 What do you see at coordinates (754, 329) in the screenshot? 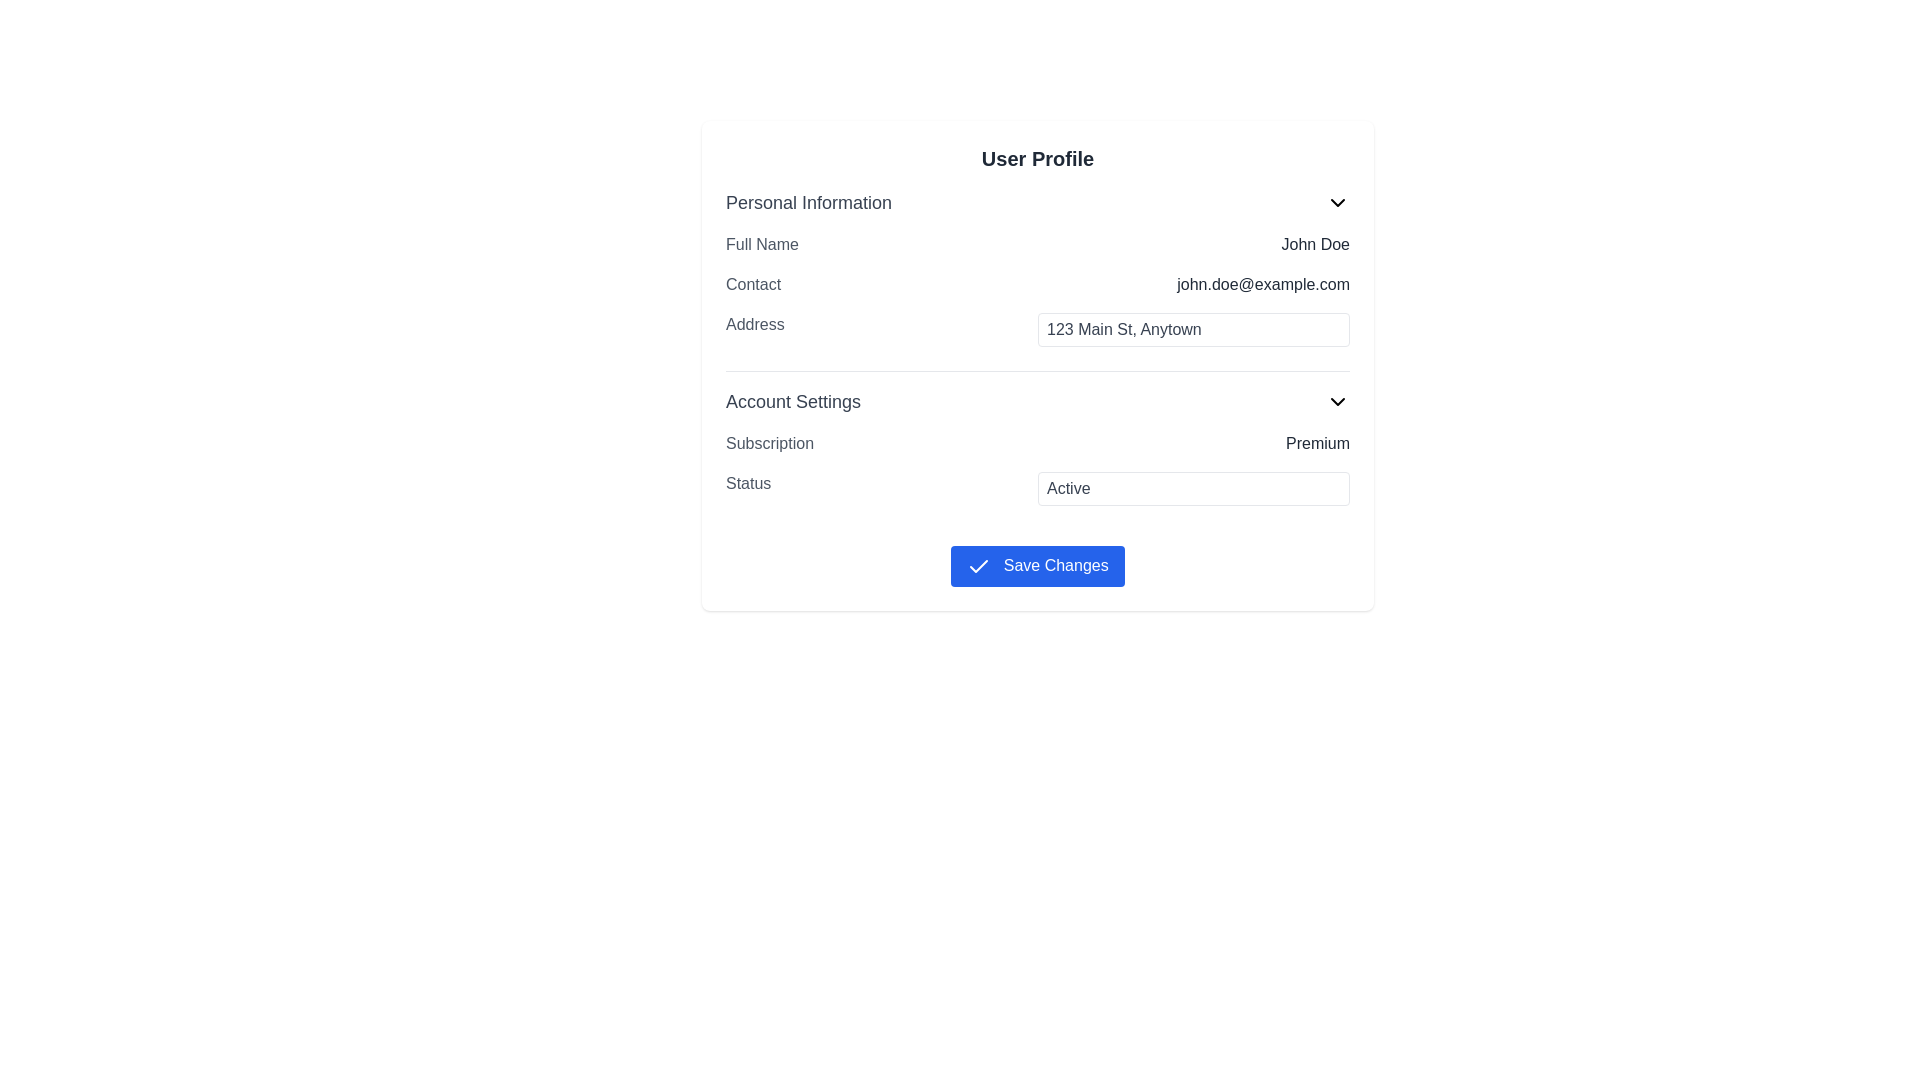
I see `'Address' text label that is displayed in medium gray color on the left side of the address input field in the form interface` at bounding box center [754, 329].